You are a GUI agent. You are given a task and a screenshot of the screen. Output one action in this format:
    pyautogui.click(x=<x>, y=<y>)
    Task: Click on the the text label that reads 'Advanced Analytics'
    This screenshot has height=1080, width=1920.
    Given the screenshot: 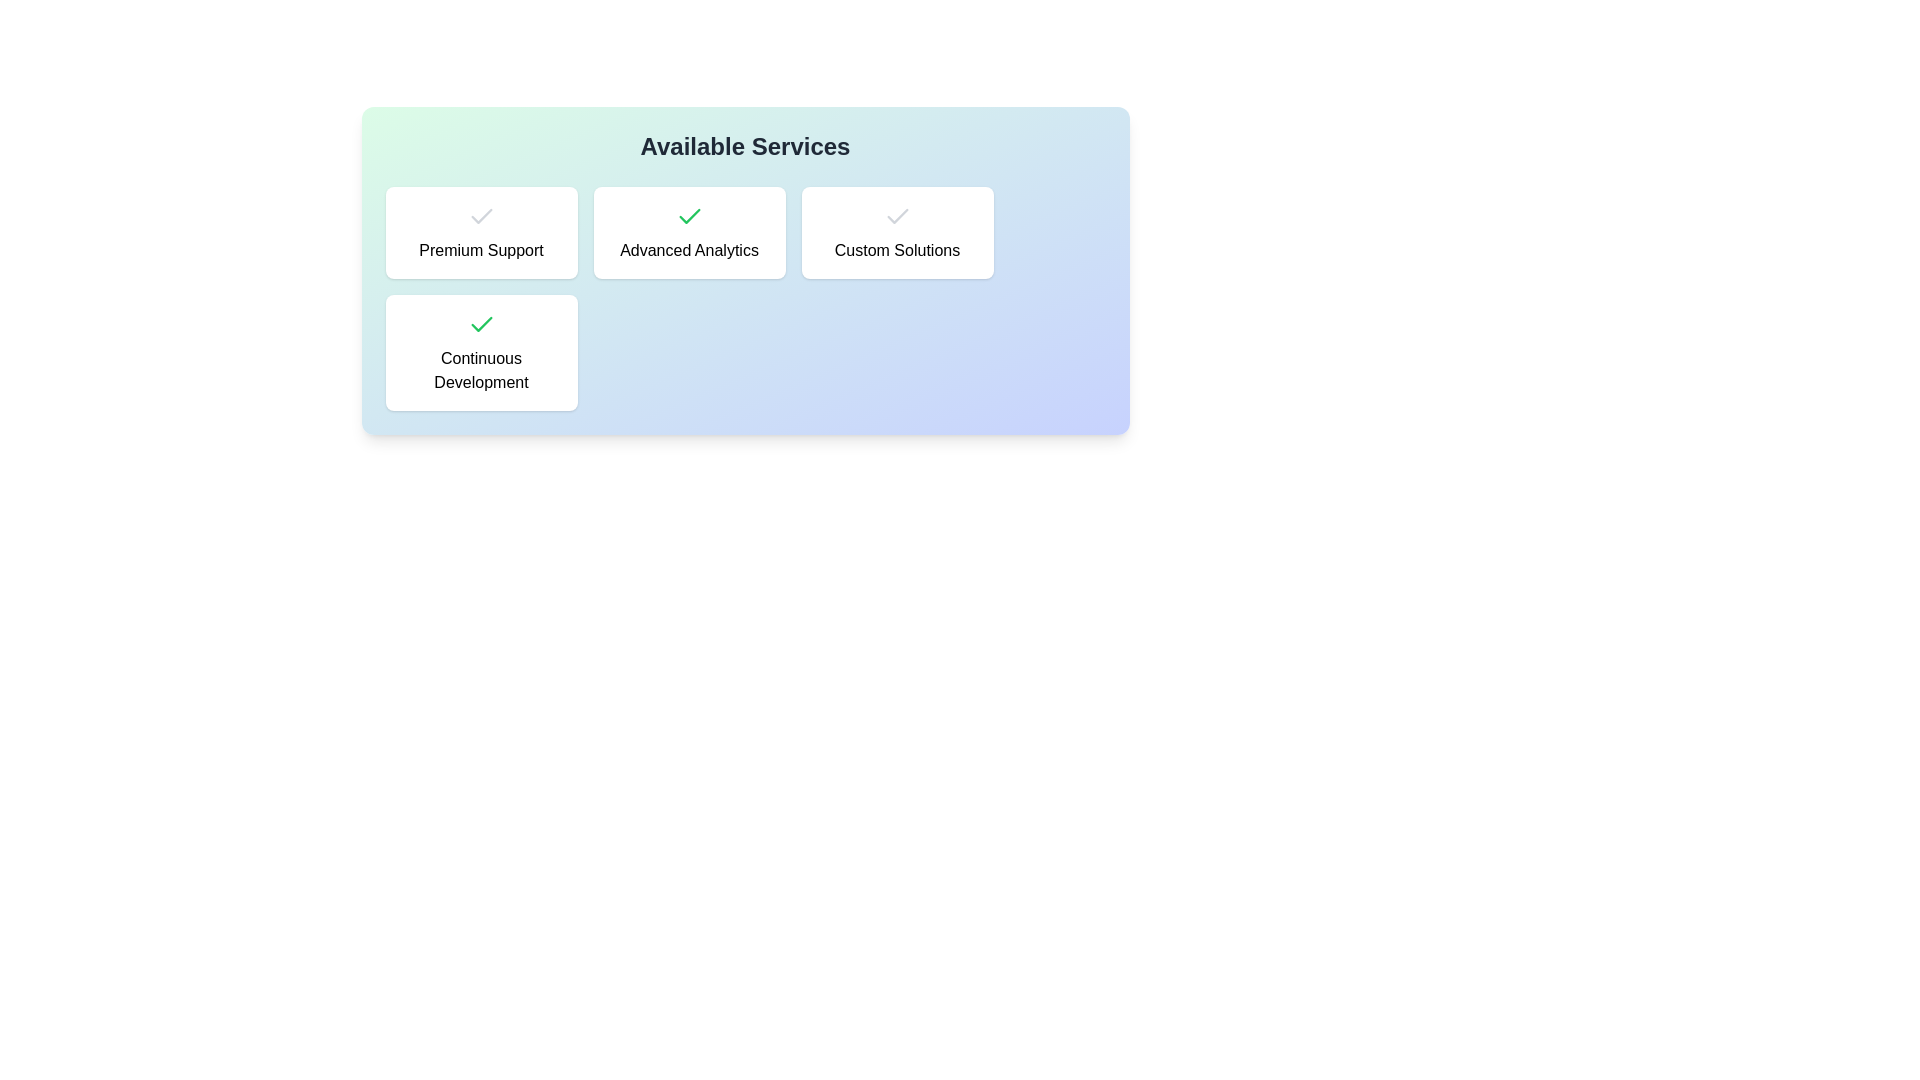 What is the action you would take?
    pyautogui.click(x=689, y=249)
    